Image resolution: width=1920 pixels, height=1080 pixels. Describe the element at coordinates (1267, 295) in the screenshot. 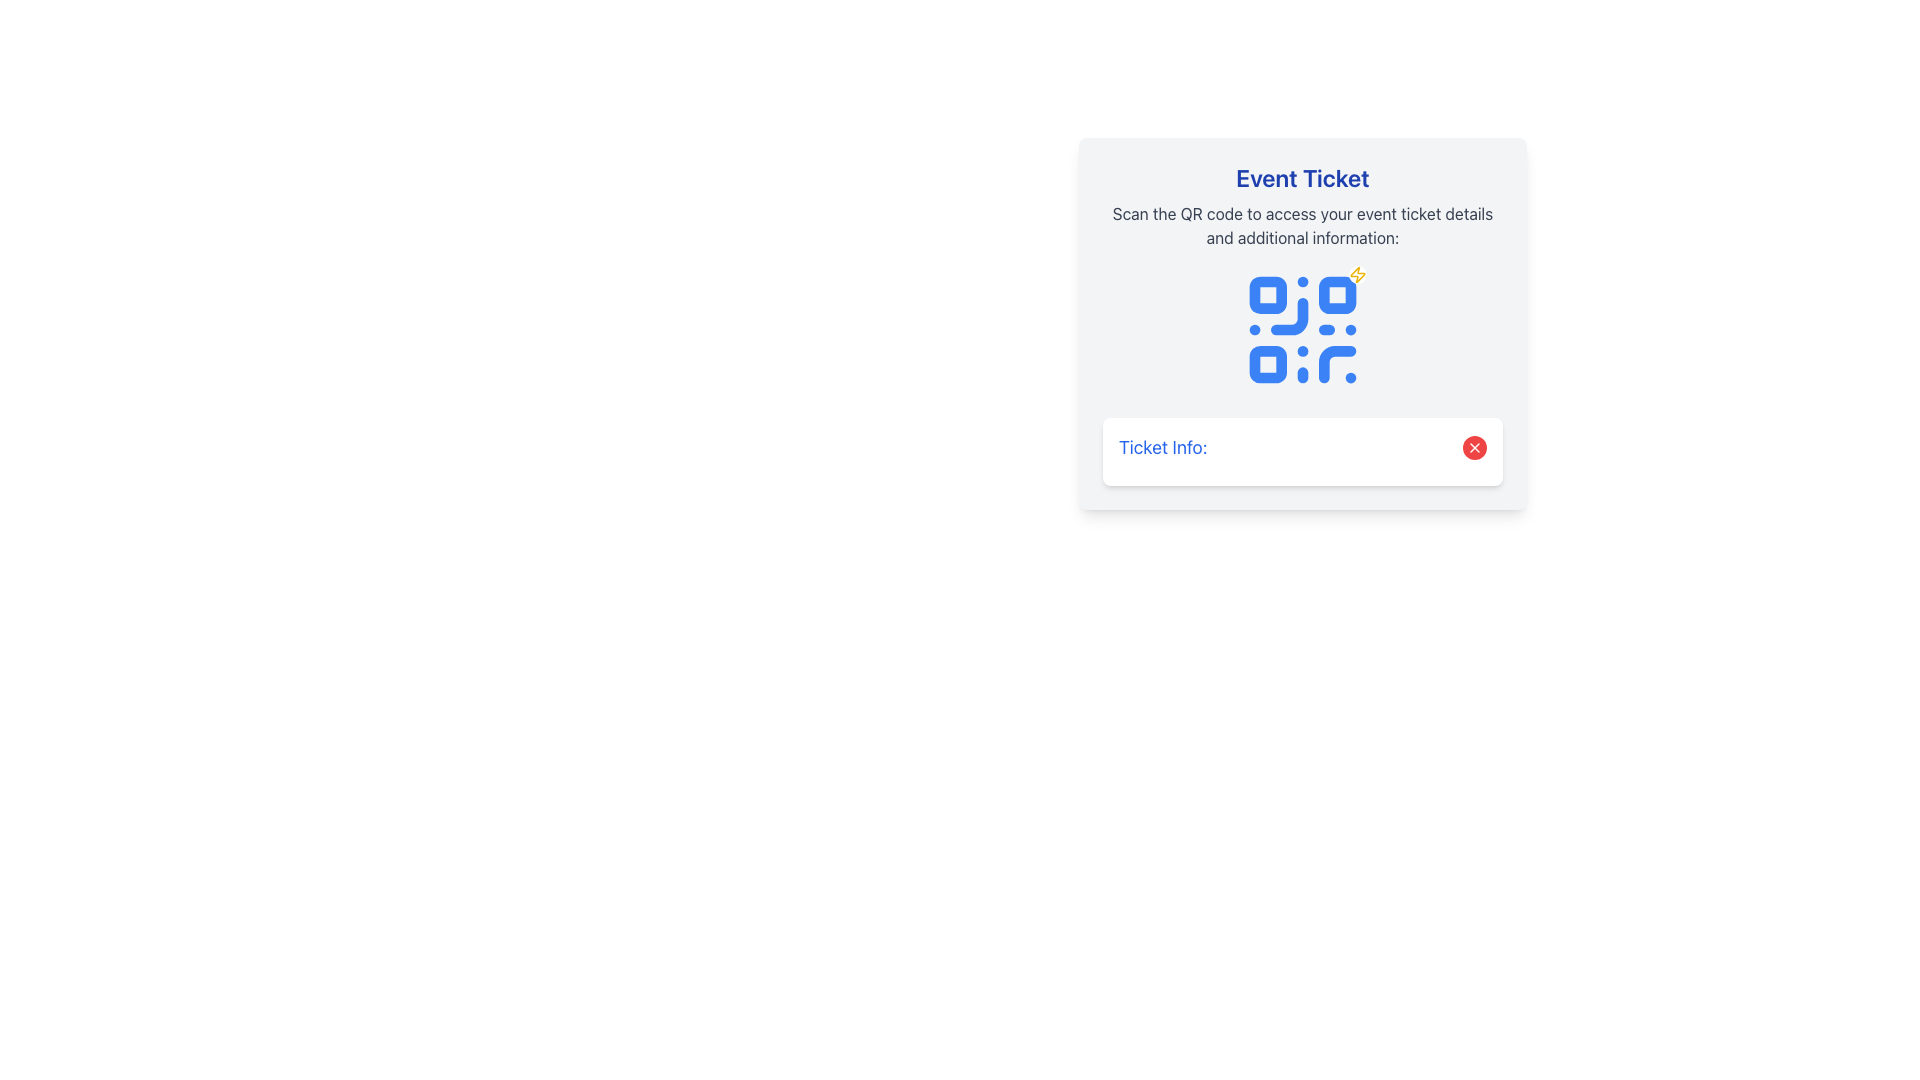

I see `the small blue square with rounded corners located in the top-left part of the QR code display` at that location.